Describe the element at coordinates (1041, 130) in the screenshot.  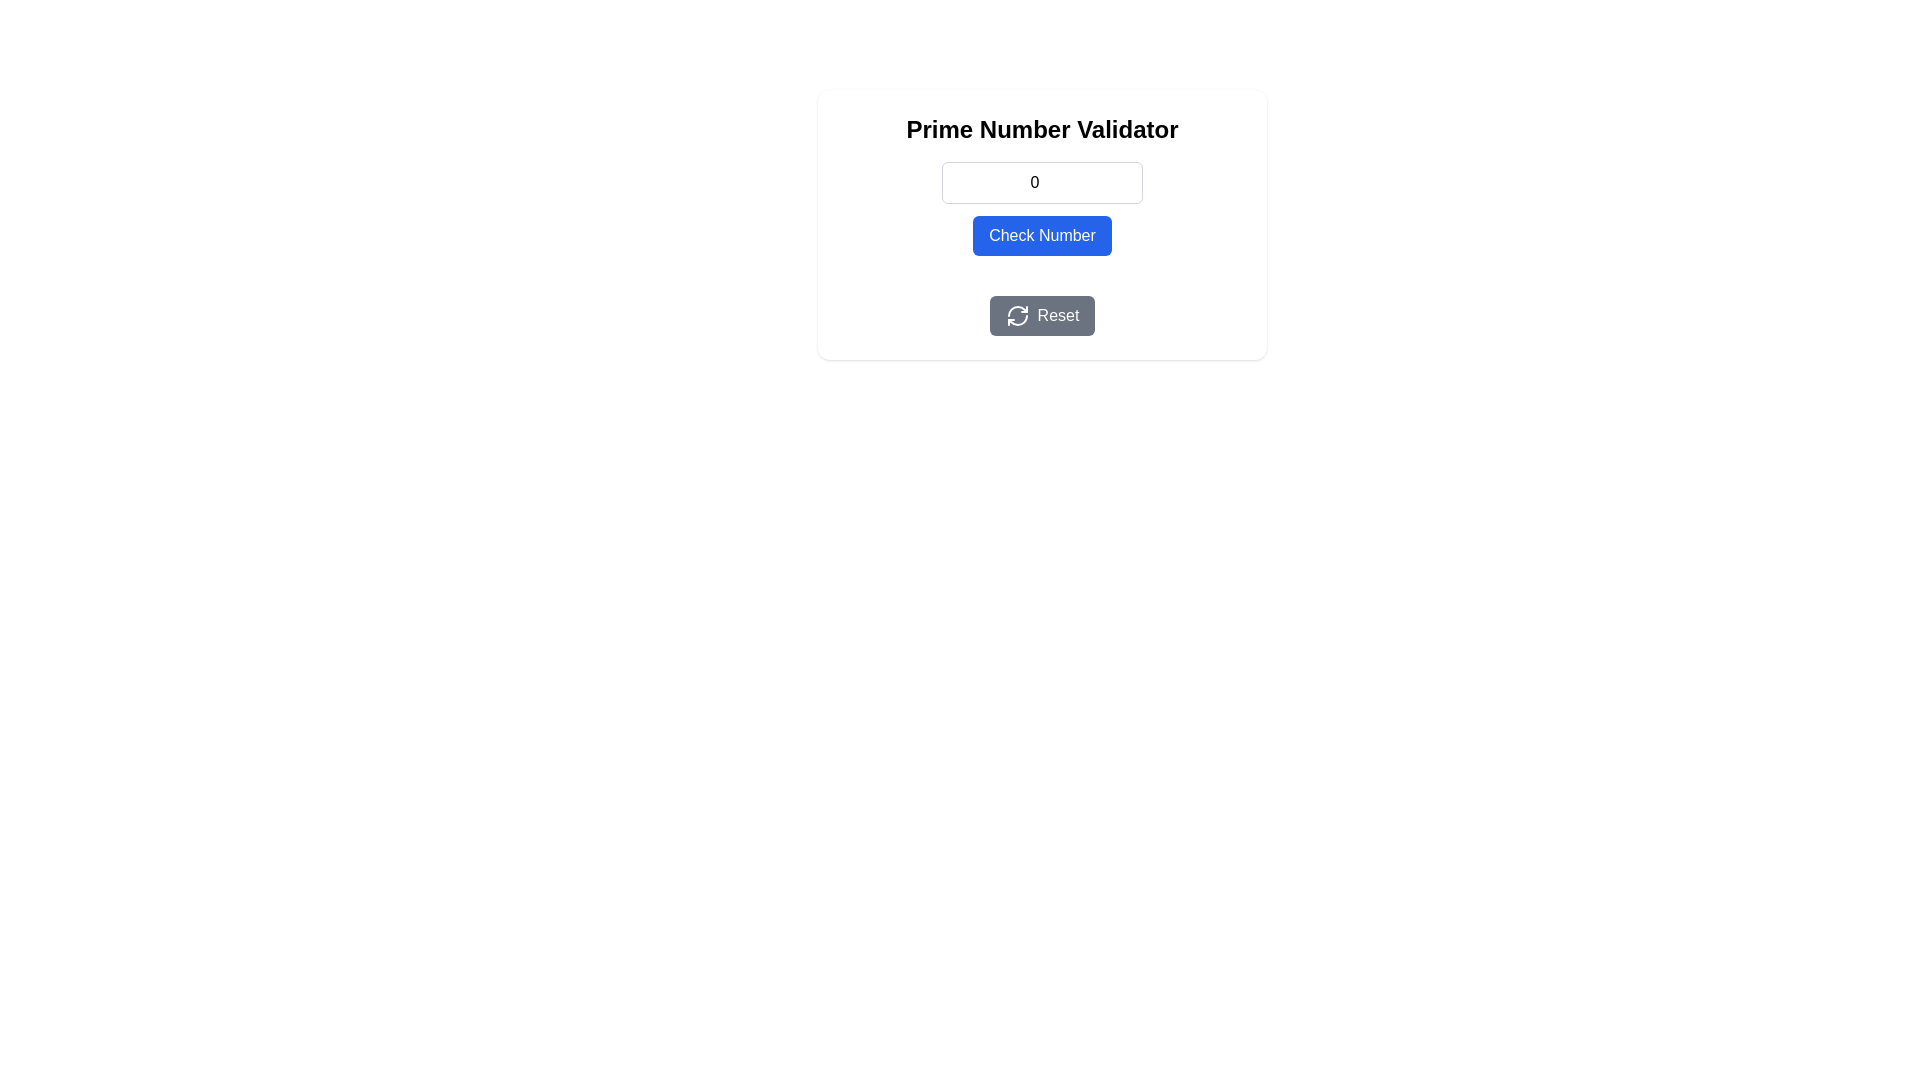
I see `the header text that labels the interface for validating prime numbers, which is centrally located above the input field and buttons` at that location.